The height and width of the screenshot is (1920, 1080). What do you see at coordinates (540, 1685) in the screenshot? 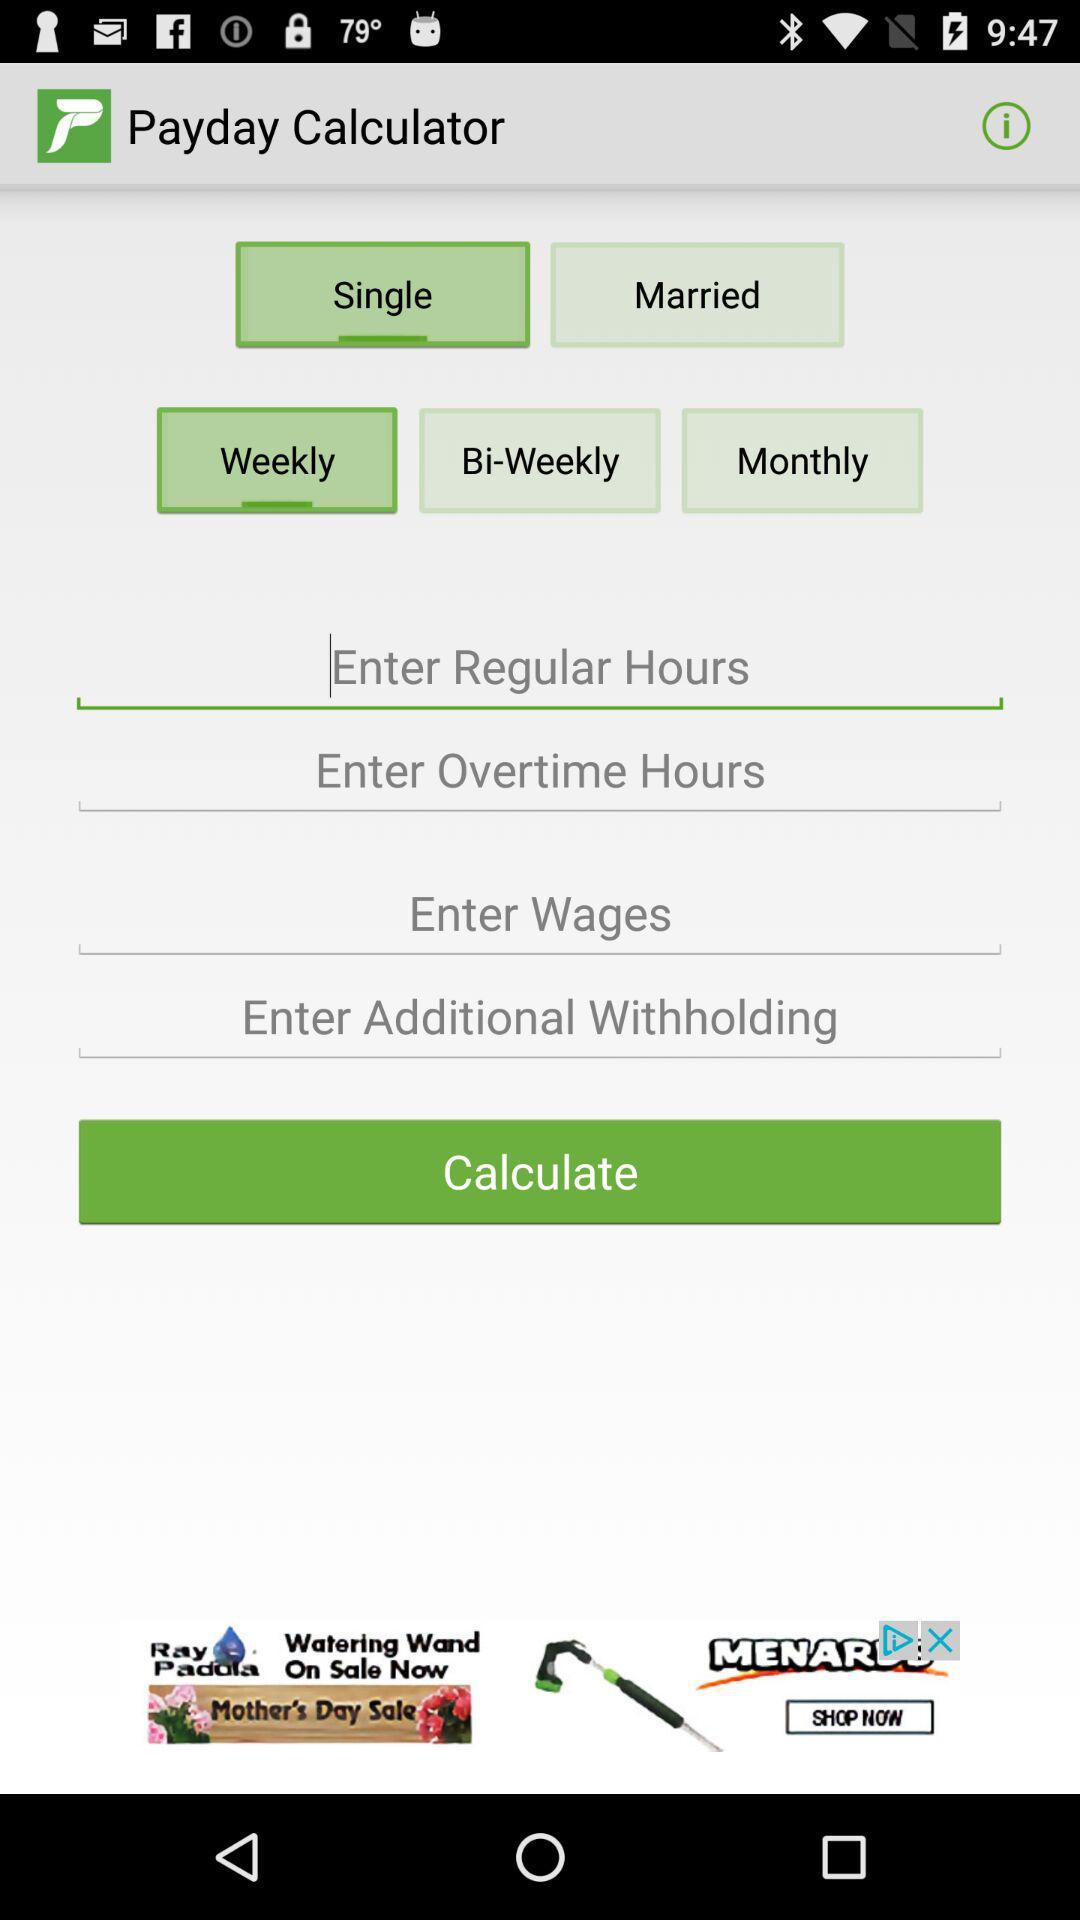
I see `open advertisement` at bounding box center [540, 1685].